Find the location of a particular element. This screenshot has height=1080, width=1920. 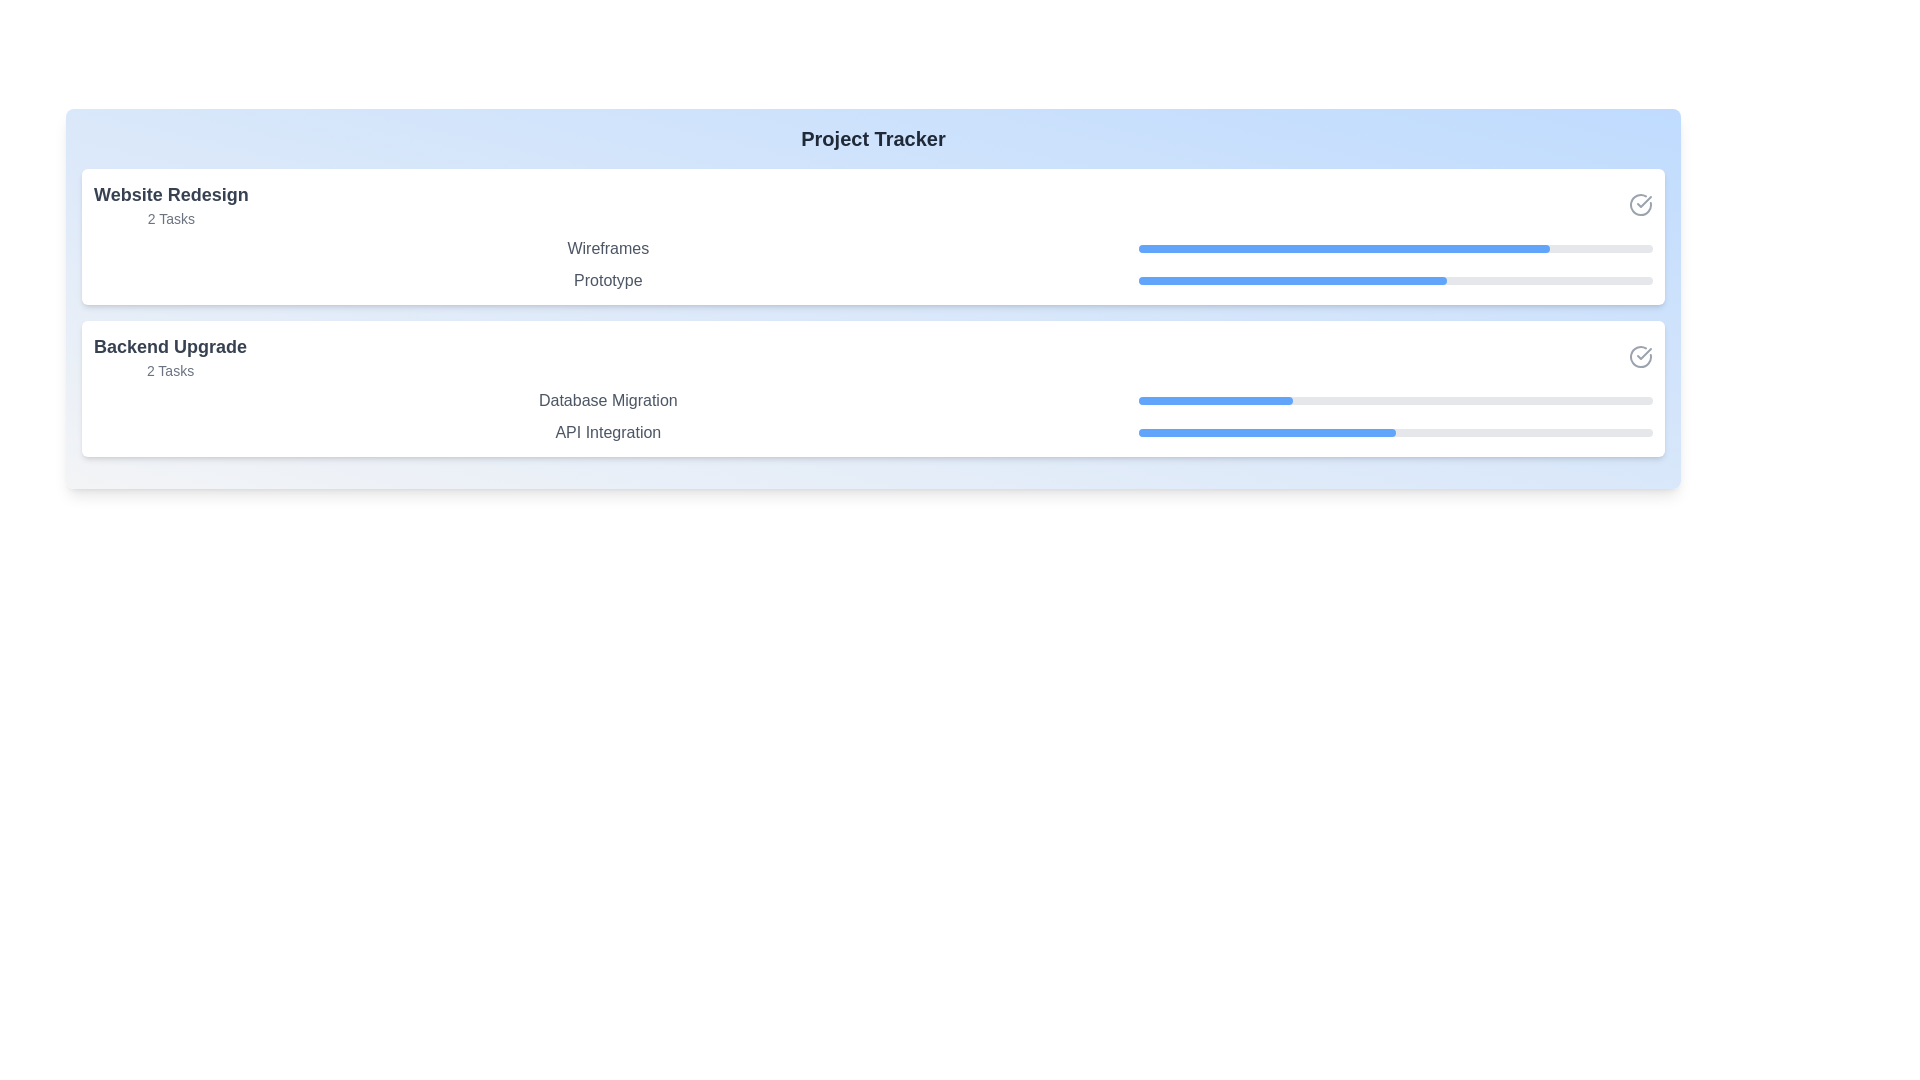

the compositional display component that shows 'Wireframes' and 'Prototype' labels with their progress bars is located at coordinates (873, 264).